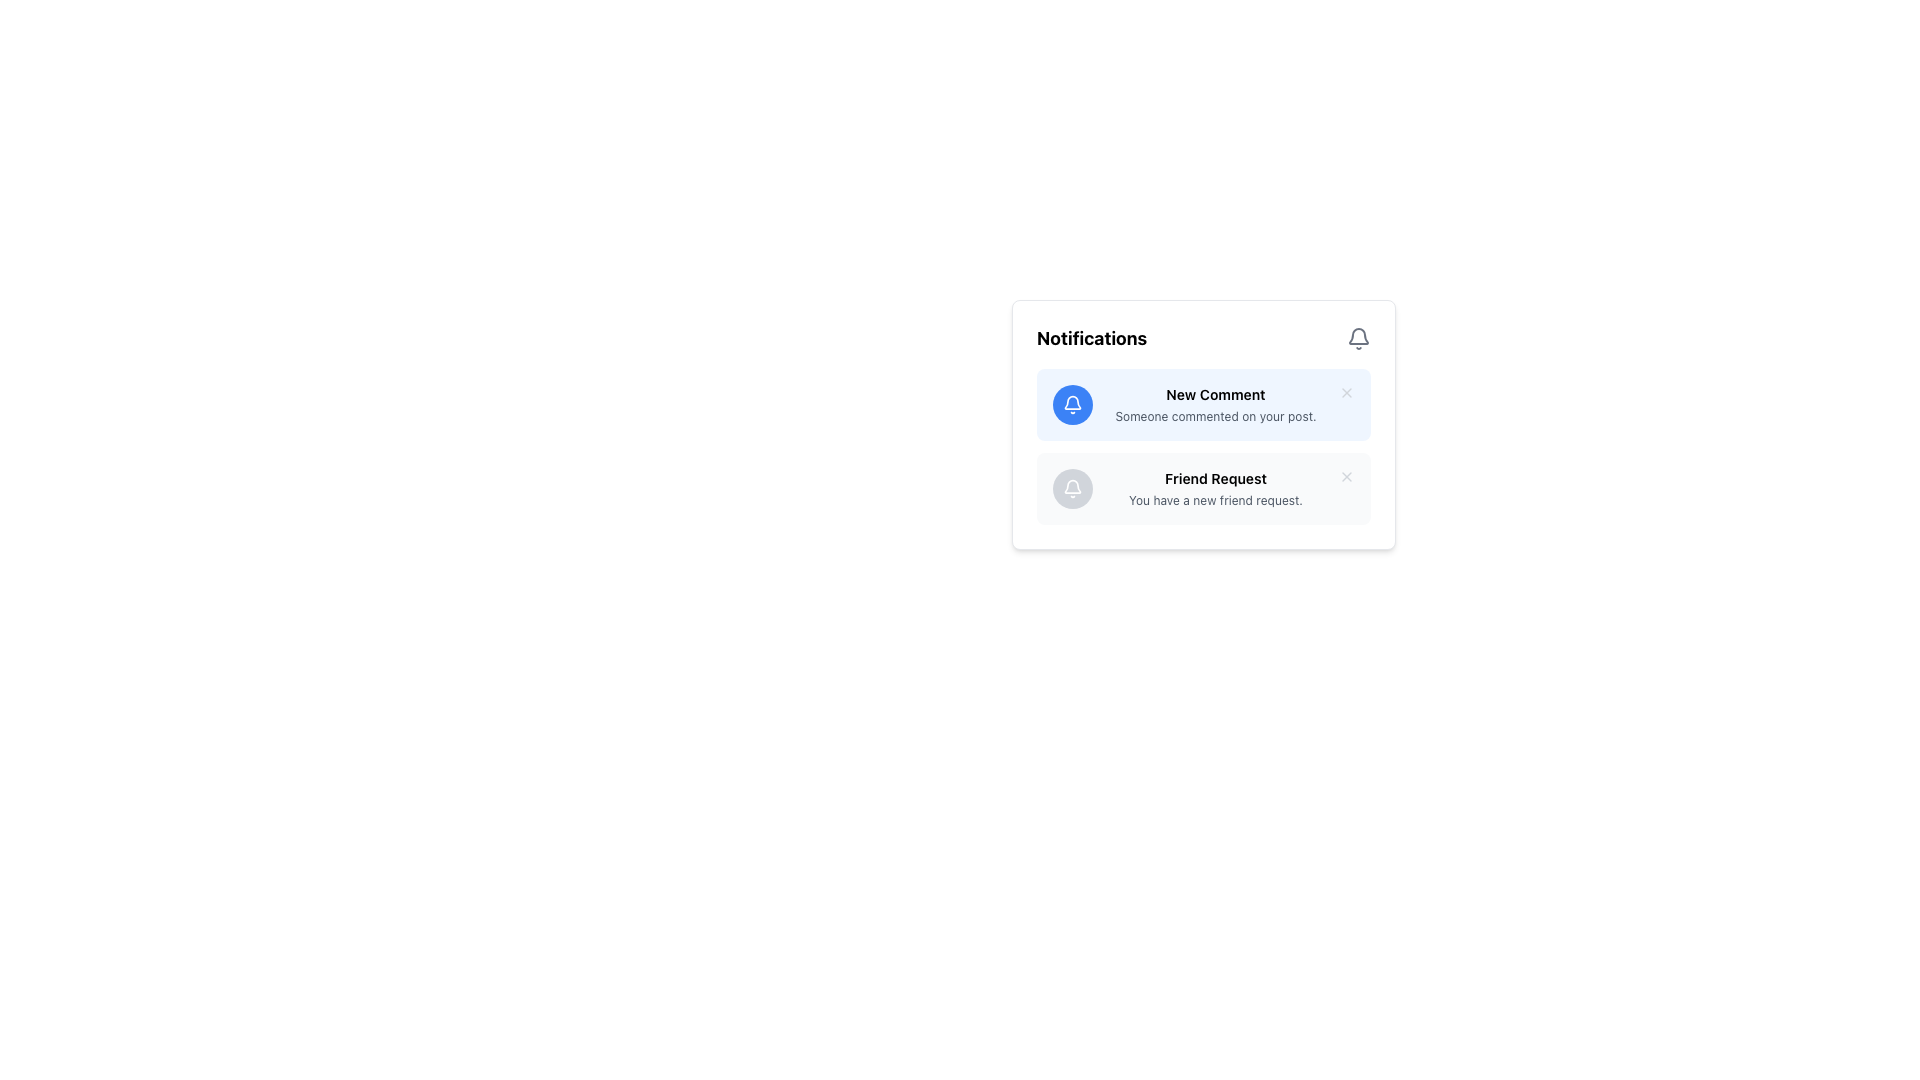 This screenshot has width=1920, height=1080. I want to click on the text label that reads 'Someone commented on your post.' located below the 'New Comment' label in the notification card, so click(1214, 415).